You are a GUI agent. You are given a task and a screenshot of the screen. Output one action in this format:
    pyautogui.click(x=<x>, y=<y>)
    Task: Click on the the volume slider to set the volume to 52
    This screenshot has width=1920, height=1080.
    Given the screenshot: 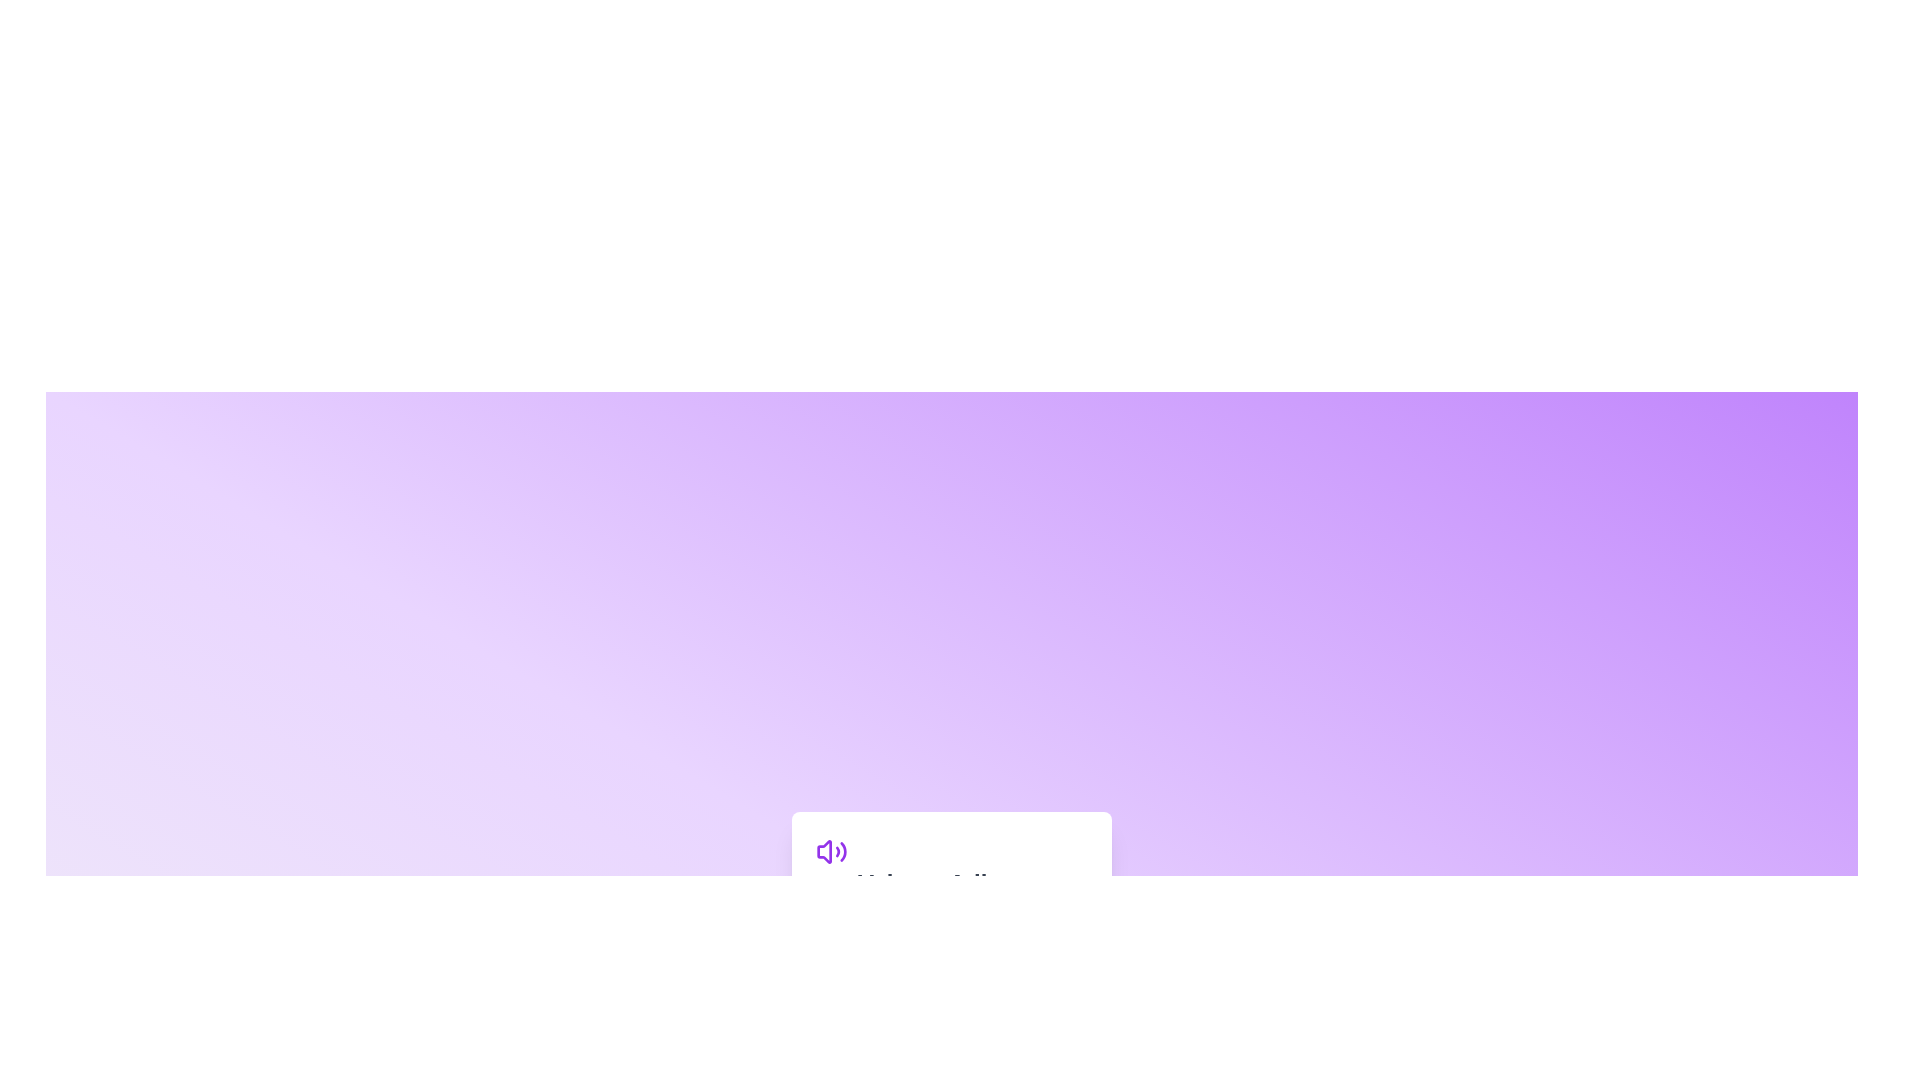 What is the action you would take?
    pyautogui.click(x=956, y=929)
    